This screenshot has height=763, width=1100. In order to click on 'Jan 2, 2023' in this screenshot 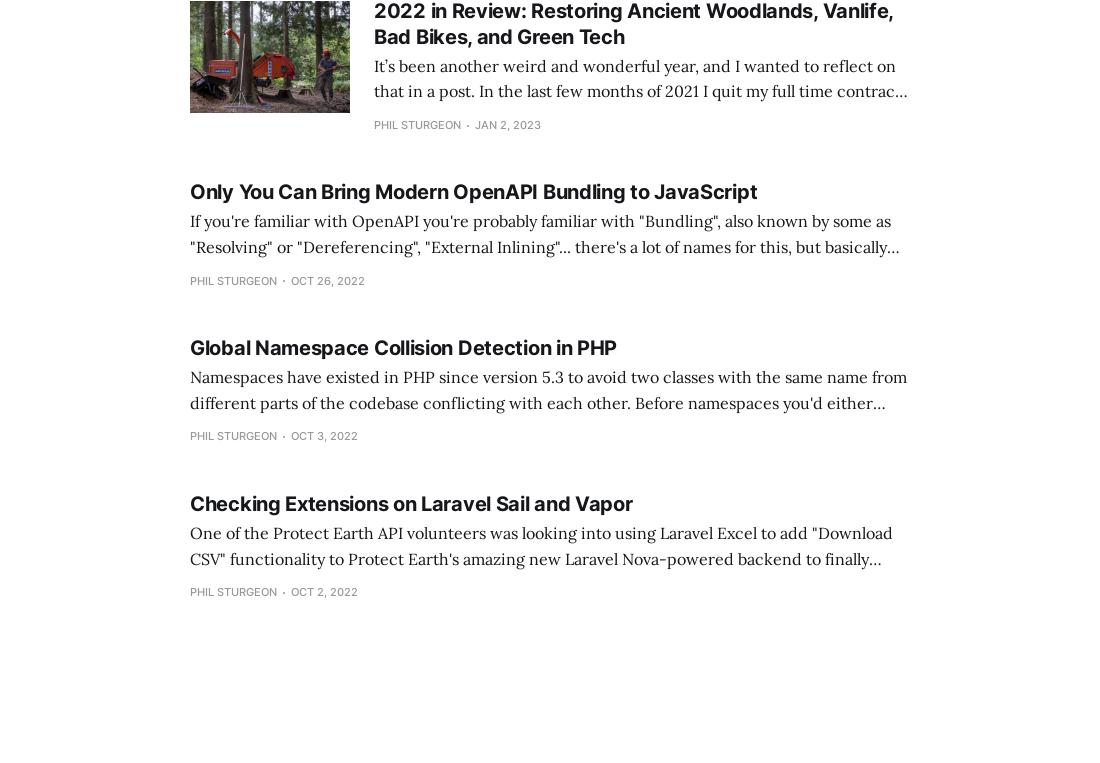, I will do `click(507, 122)`.